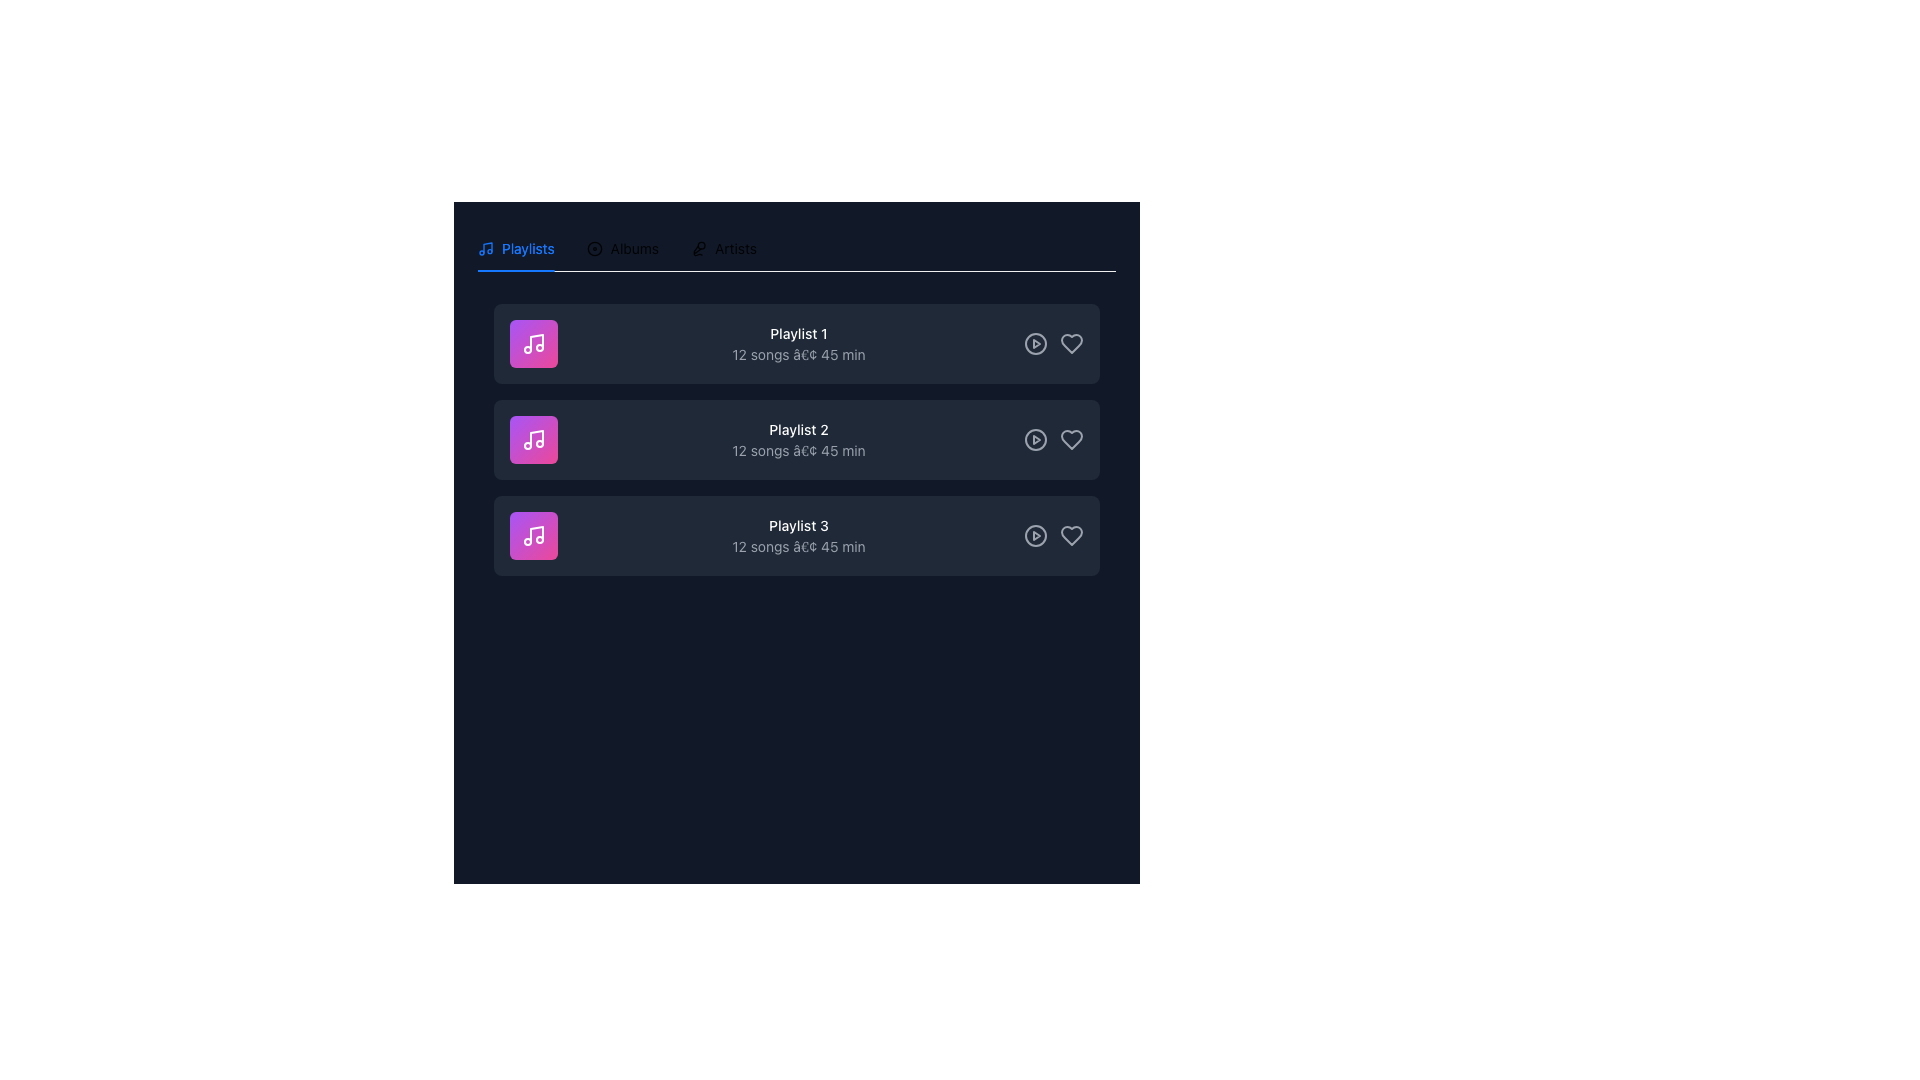 This screenshot has width=1920, height=1080. What do you see at coordinates (797, 524) in the screenshot?
I see `text label 'Playlist 3' located in the third row of the playlist list, displayed in white font with medium weight styling` at bounding box center [797, 524].